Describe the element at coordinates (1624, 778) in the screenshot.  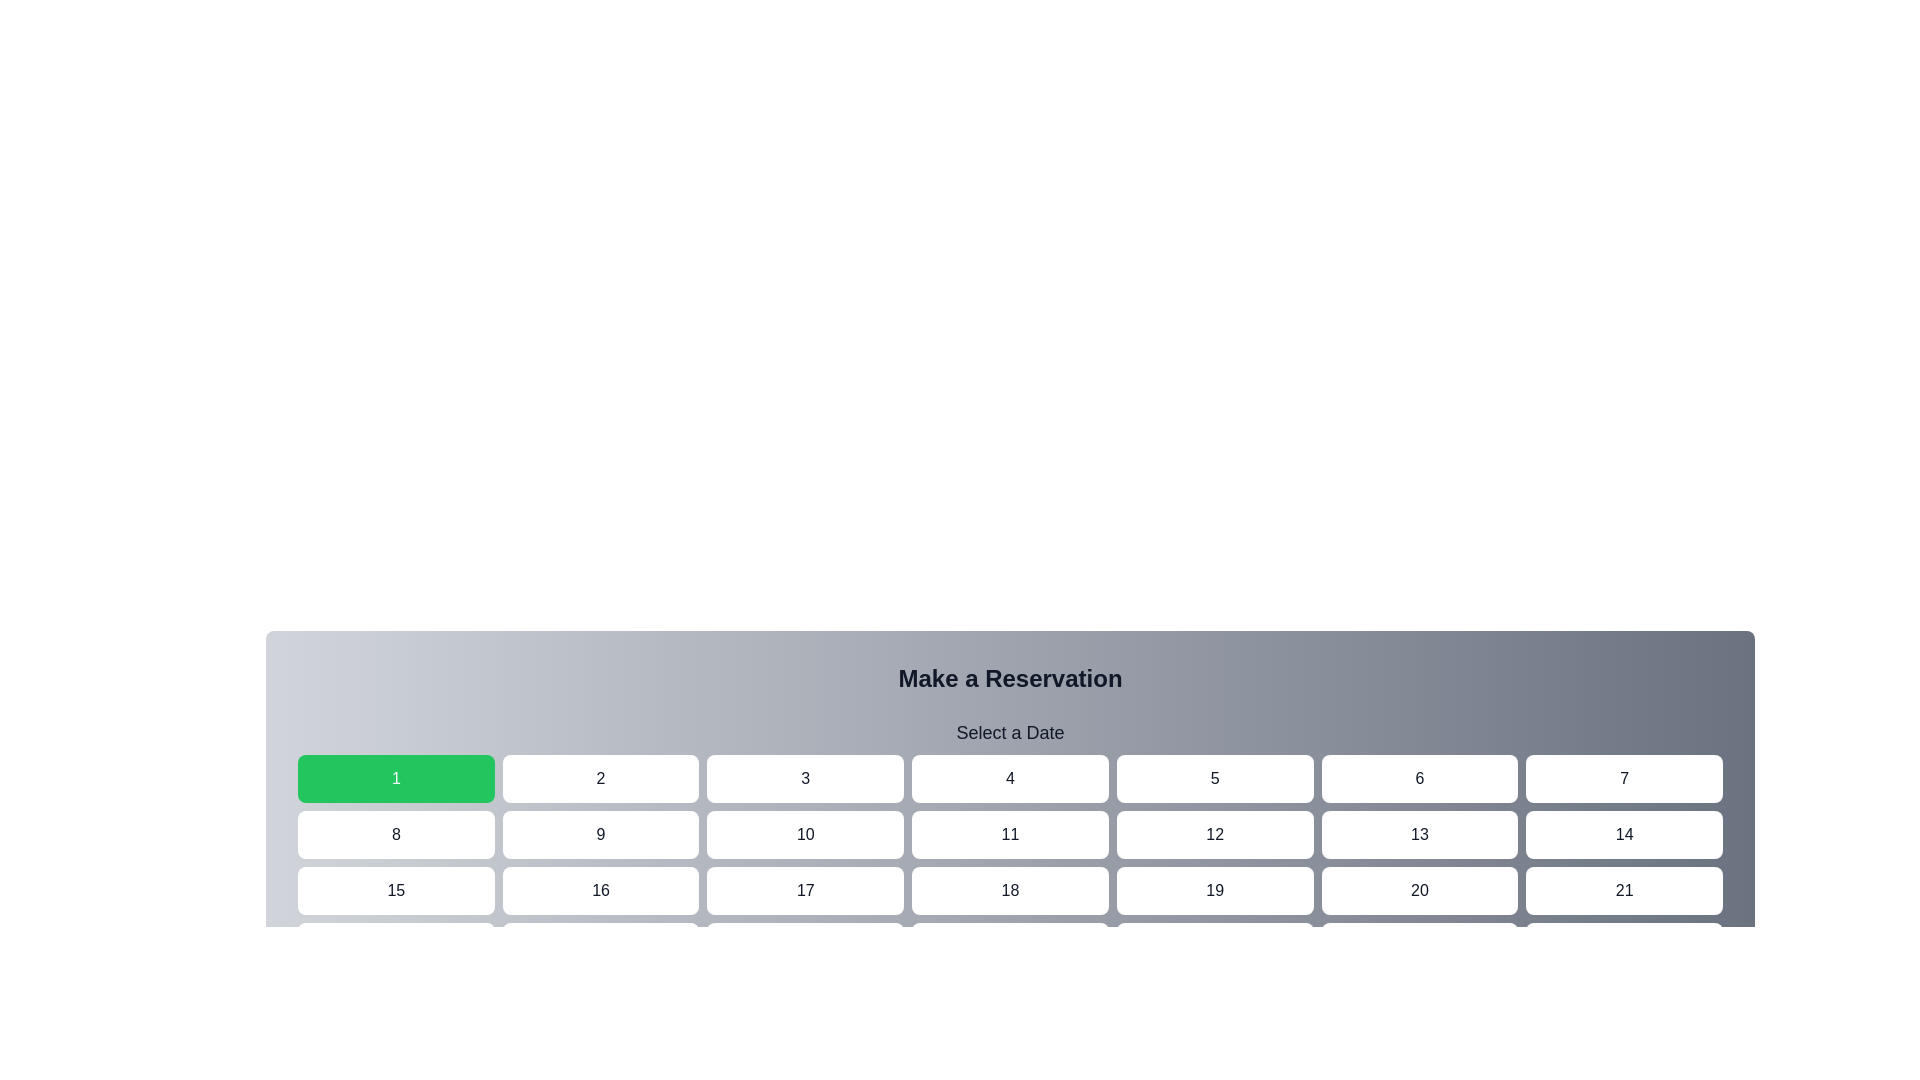
I see `the button displaying the number '7', which is a rectangular button with rounded corners and a white background, to trigger visual changes` at that location.